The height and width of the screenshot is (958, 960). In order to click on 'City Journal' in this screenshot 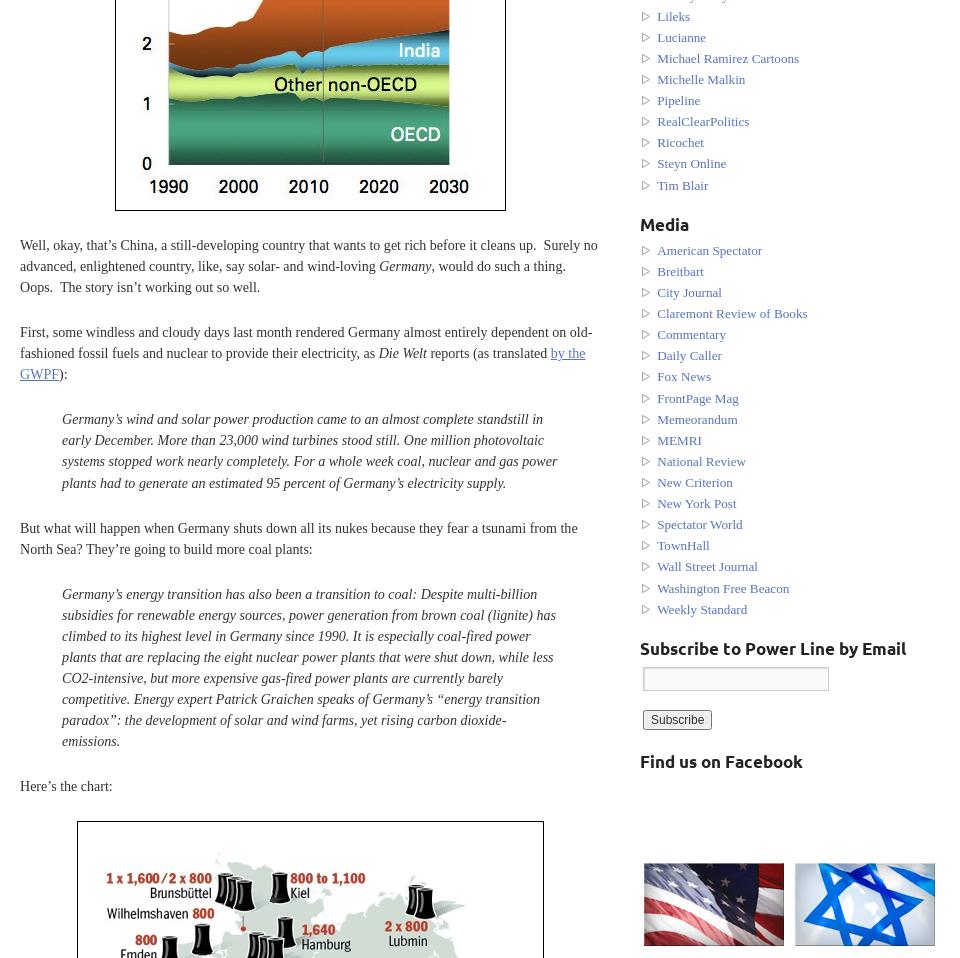, I will do `click(689, 292)`.